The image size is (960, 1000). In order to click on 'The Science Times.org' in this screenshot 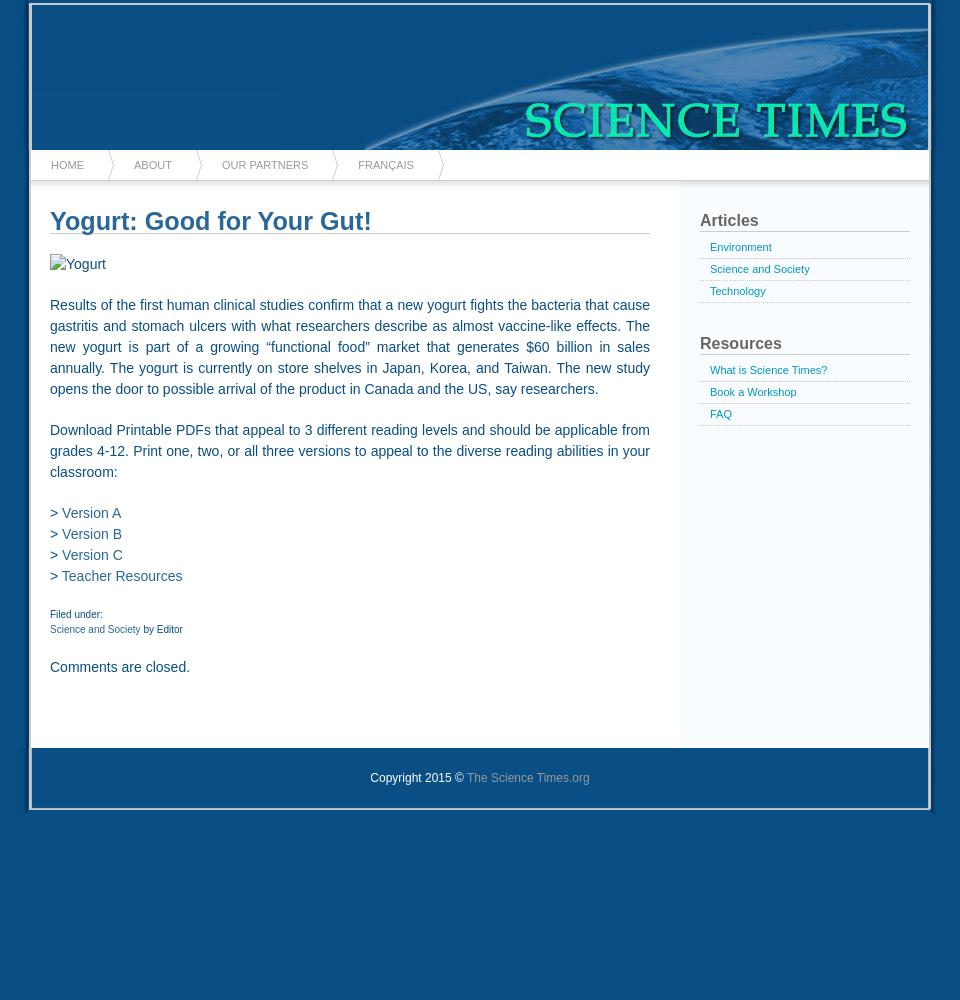, I will do `click(526, 777)`.